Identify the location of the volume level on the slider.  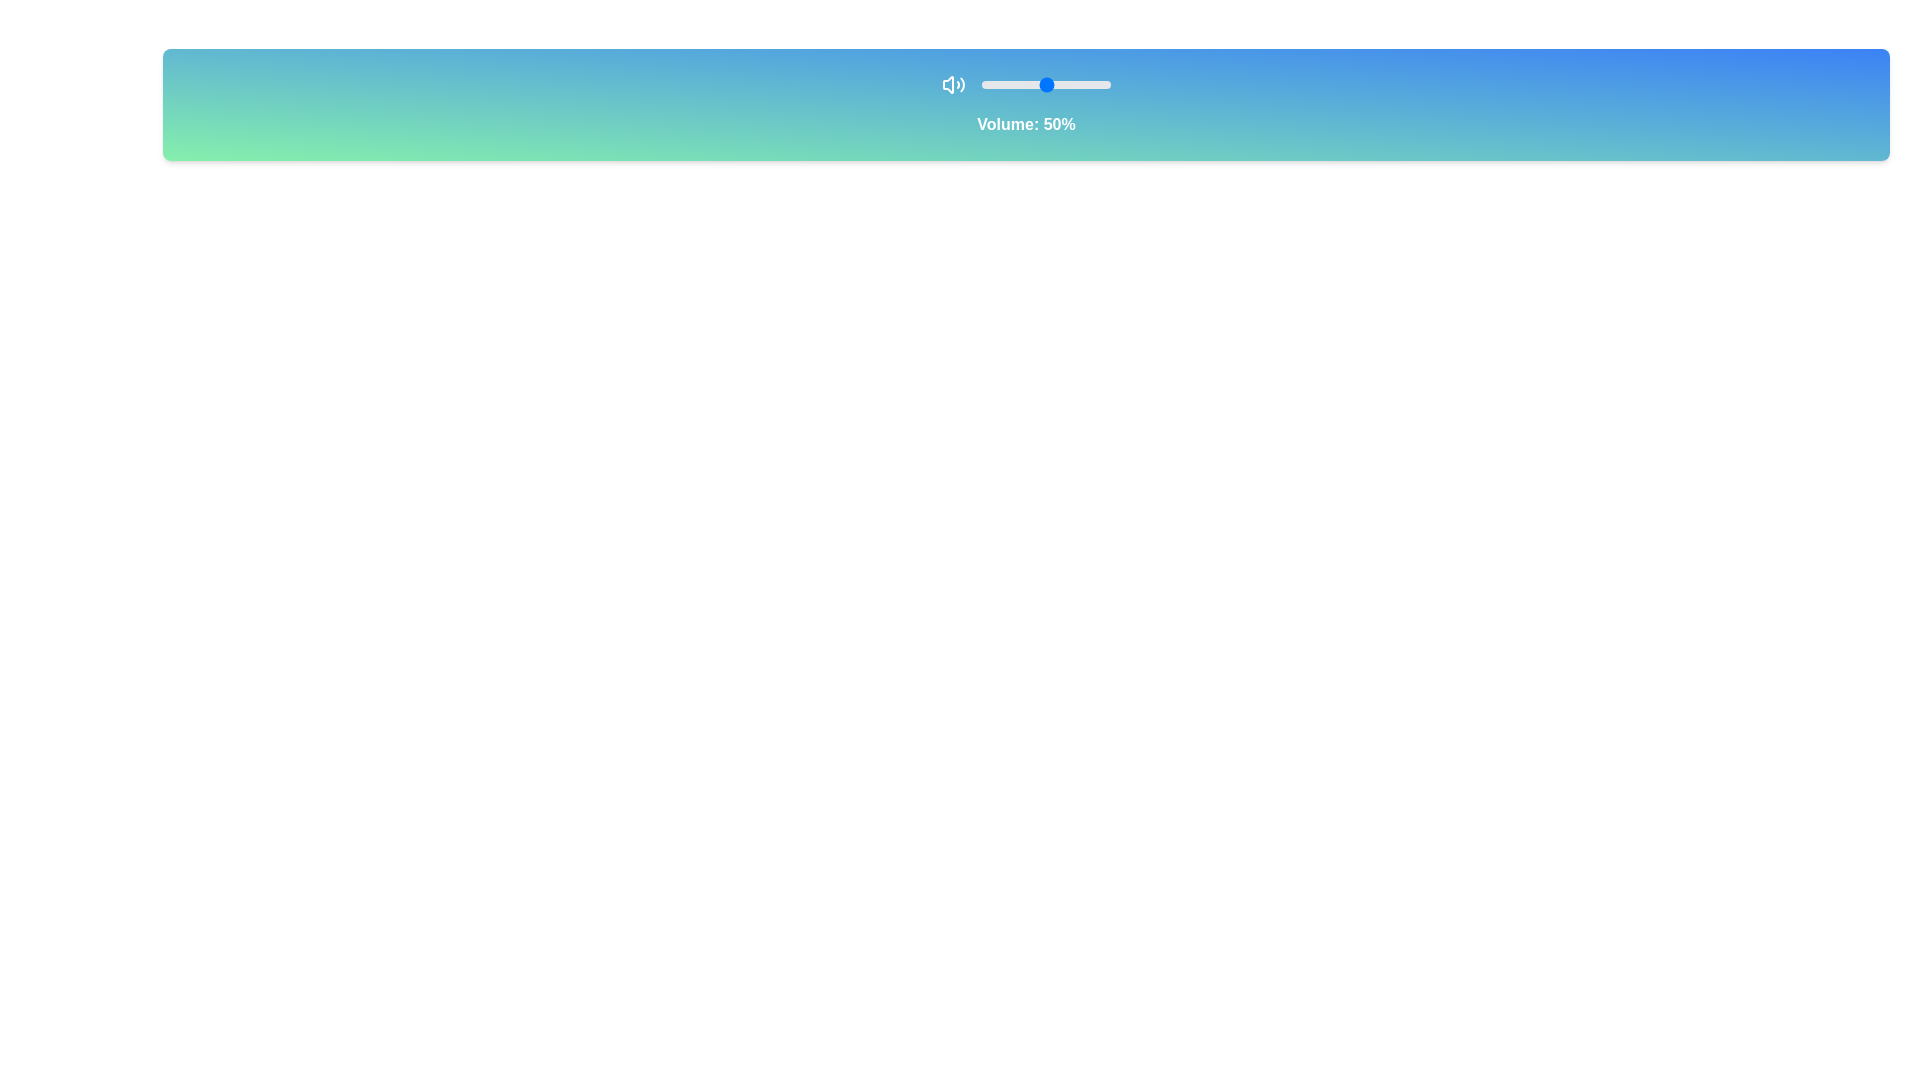
(1051, 83).